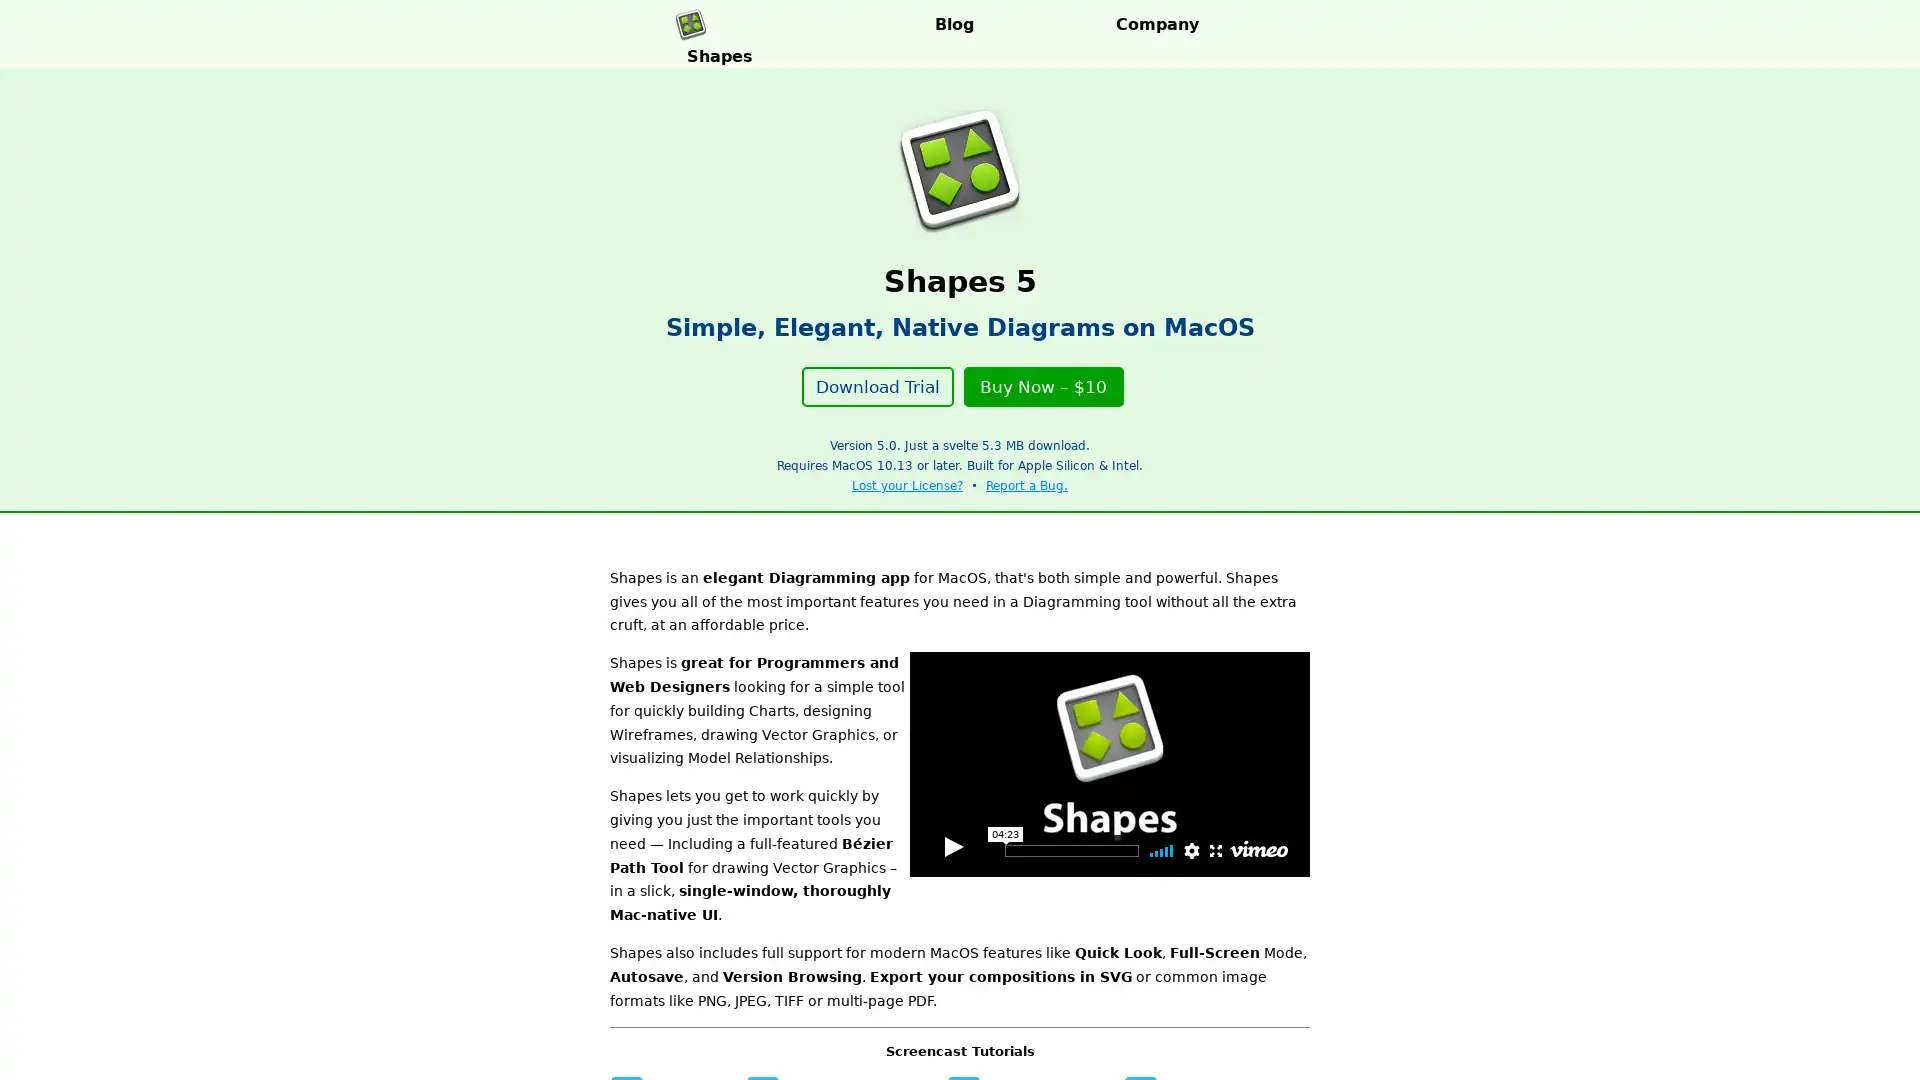 The height and width of the screenshot is (1080, 1920). What do you see at coordinates (1041, 385) in the screenshot?
I see `Buy Now  $10` at bounding box center [1041, 385].